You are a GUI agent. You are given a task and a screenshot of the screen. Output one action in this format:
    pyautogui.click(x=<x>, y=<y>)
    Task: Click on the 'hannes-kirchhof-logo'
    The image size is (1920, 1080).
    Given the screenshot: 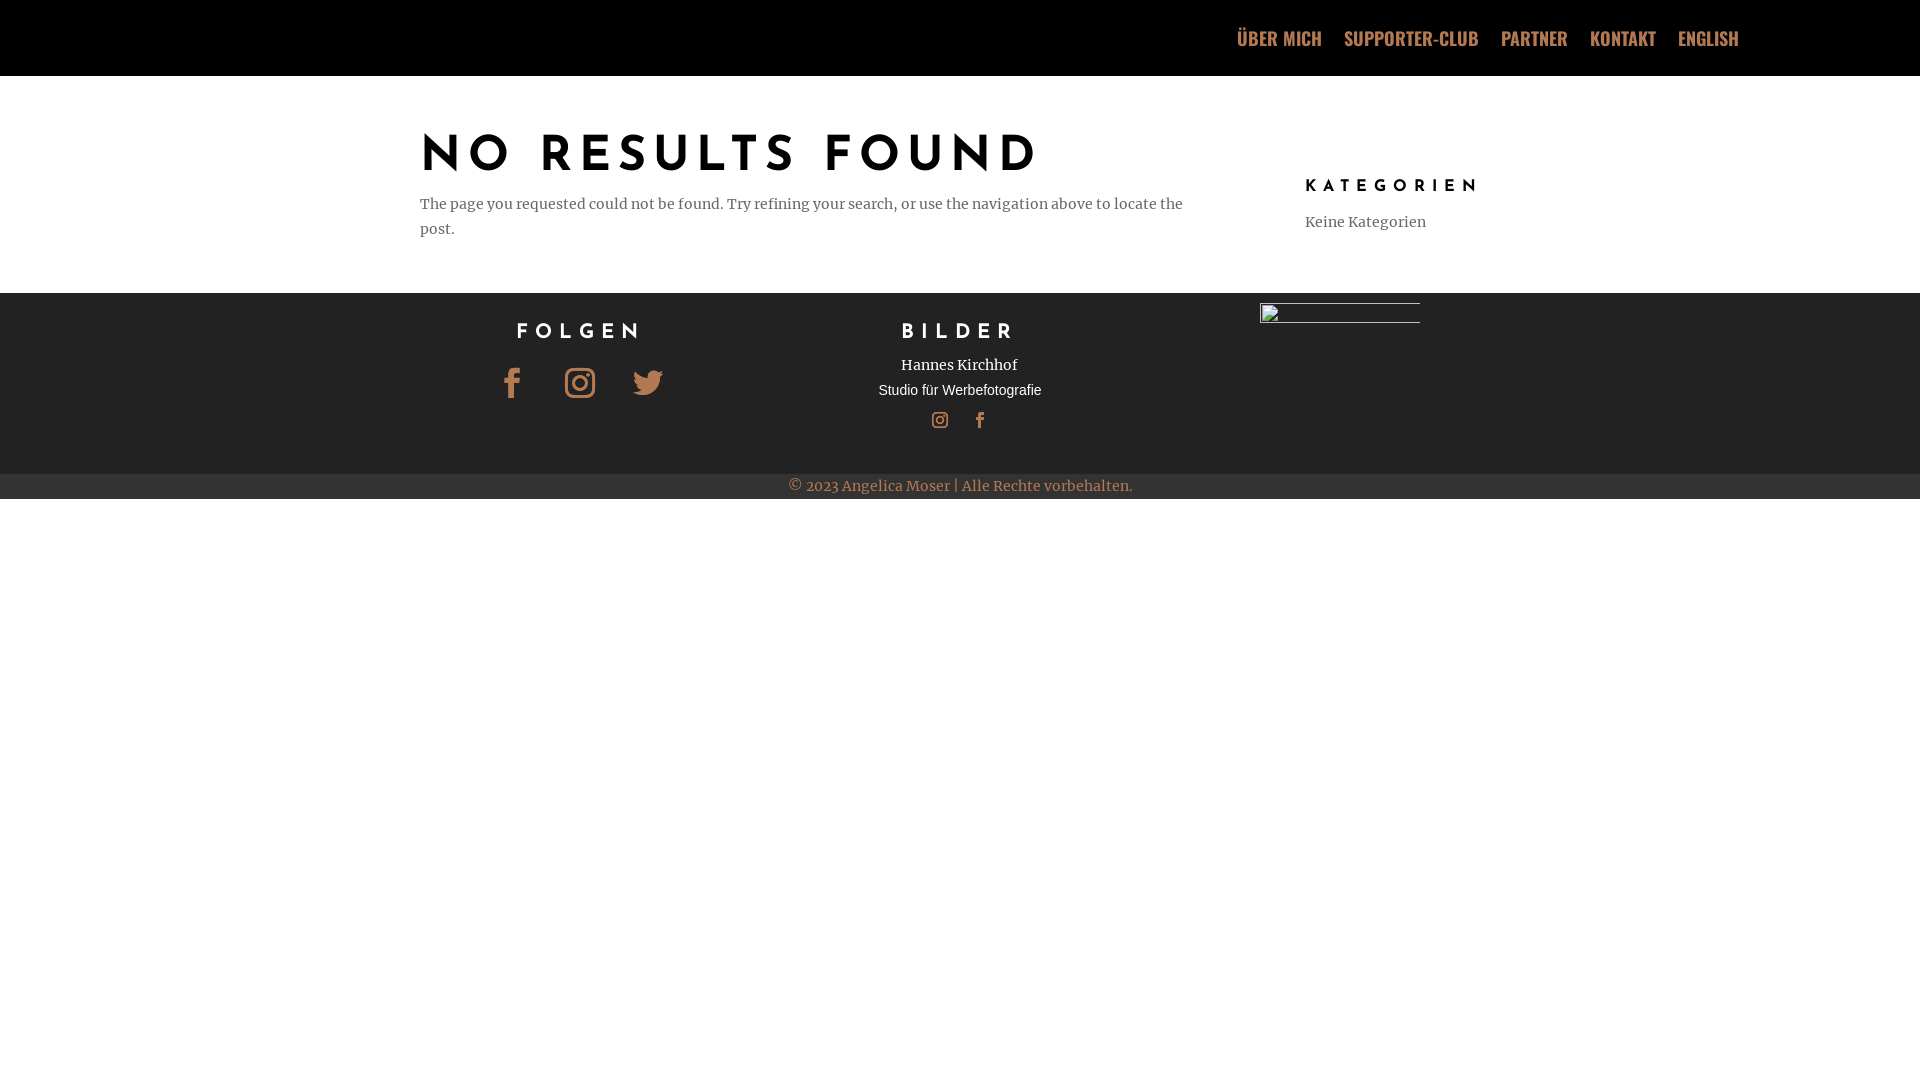 What is the action you would take?
    pyautogui.click(x=1339, y=382)
    